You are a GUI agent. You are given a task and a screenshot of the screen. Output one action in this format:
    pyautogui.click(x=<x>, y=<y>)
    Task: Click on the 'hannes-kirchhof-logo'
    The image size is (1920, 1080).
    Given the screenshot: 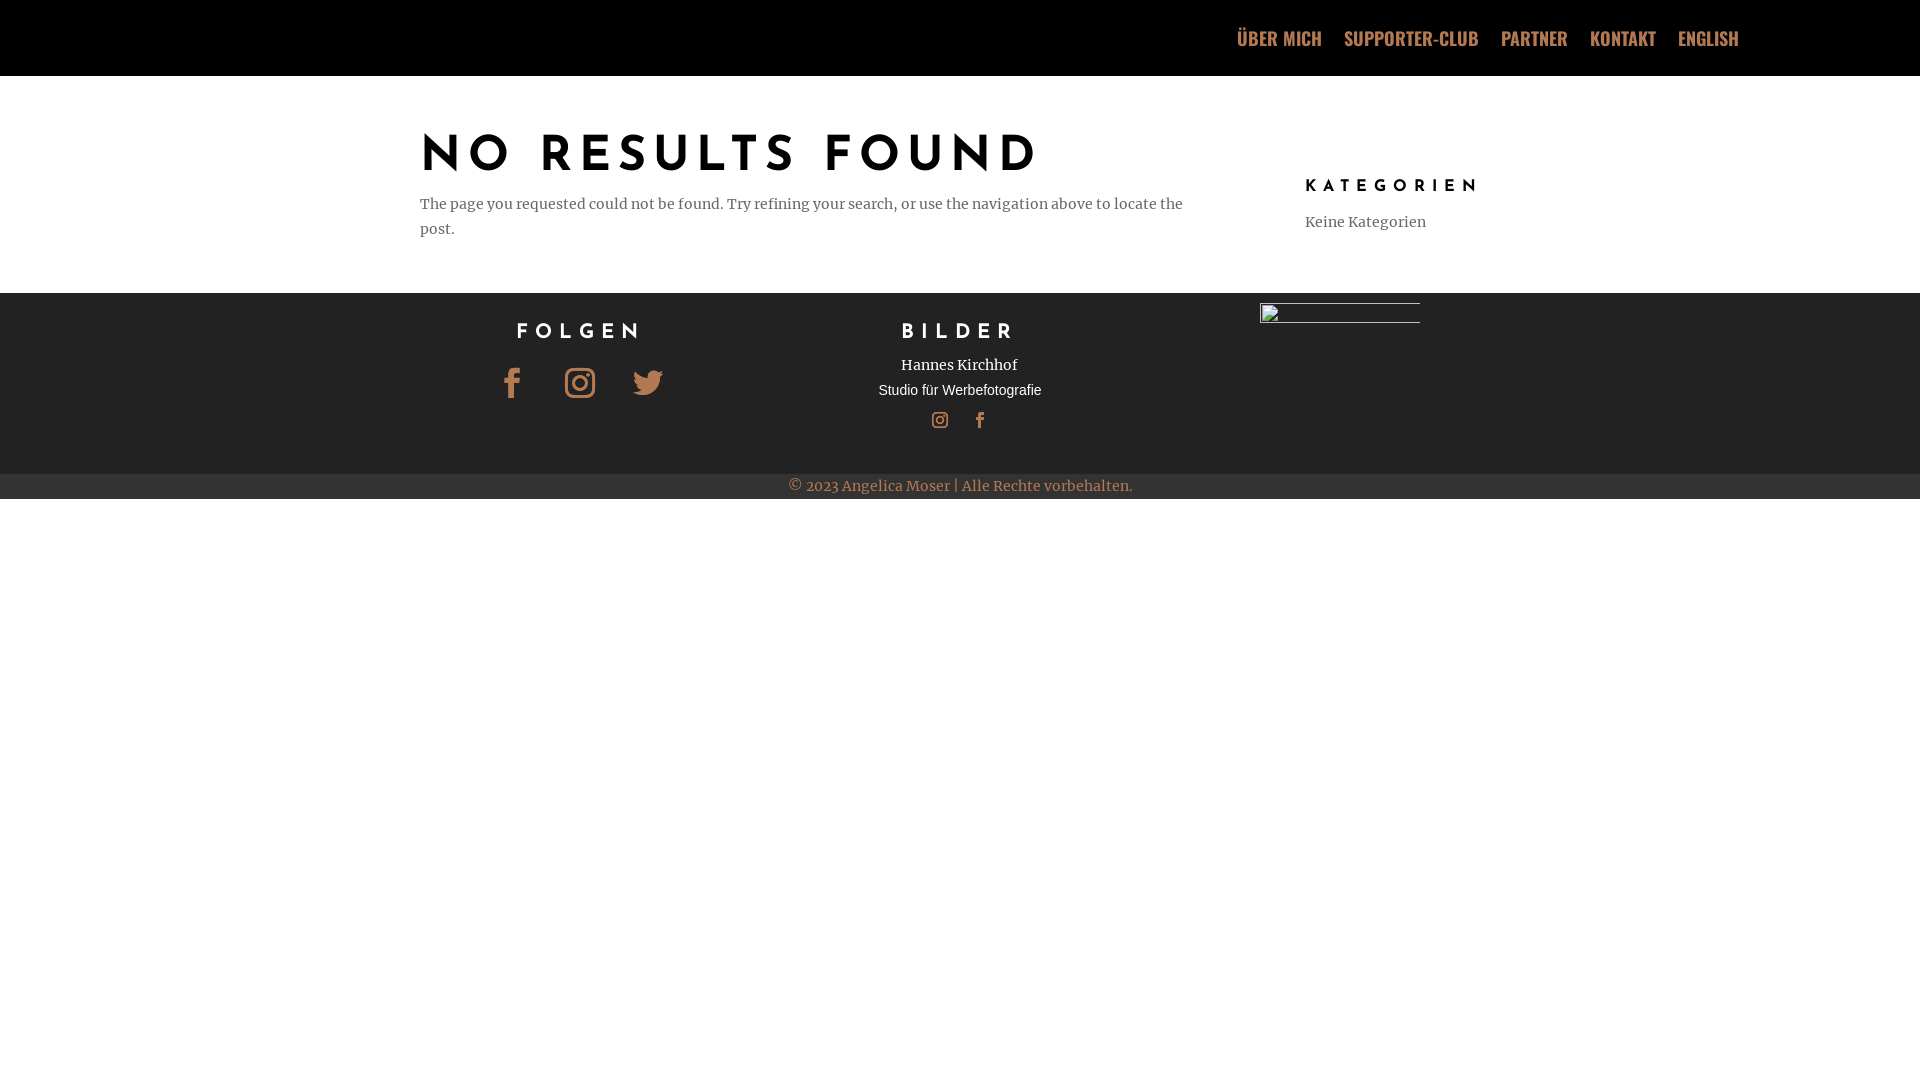 What is the action you would take?
    pyautogui.click(x=1339, y=382)
    